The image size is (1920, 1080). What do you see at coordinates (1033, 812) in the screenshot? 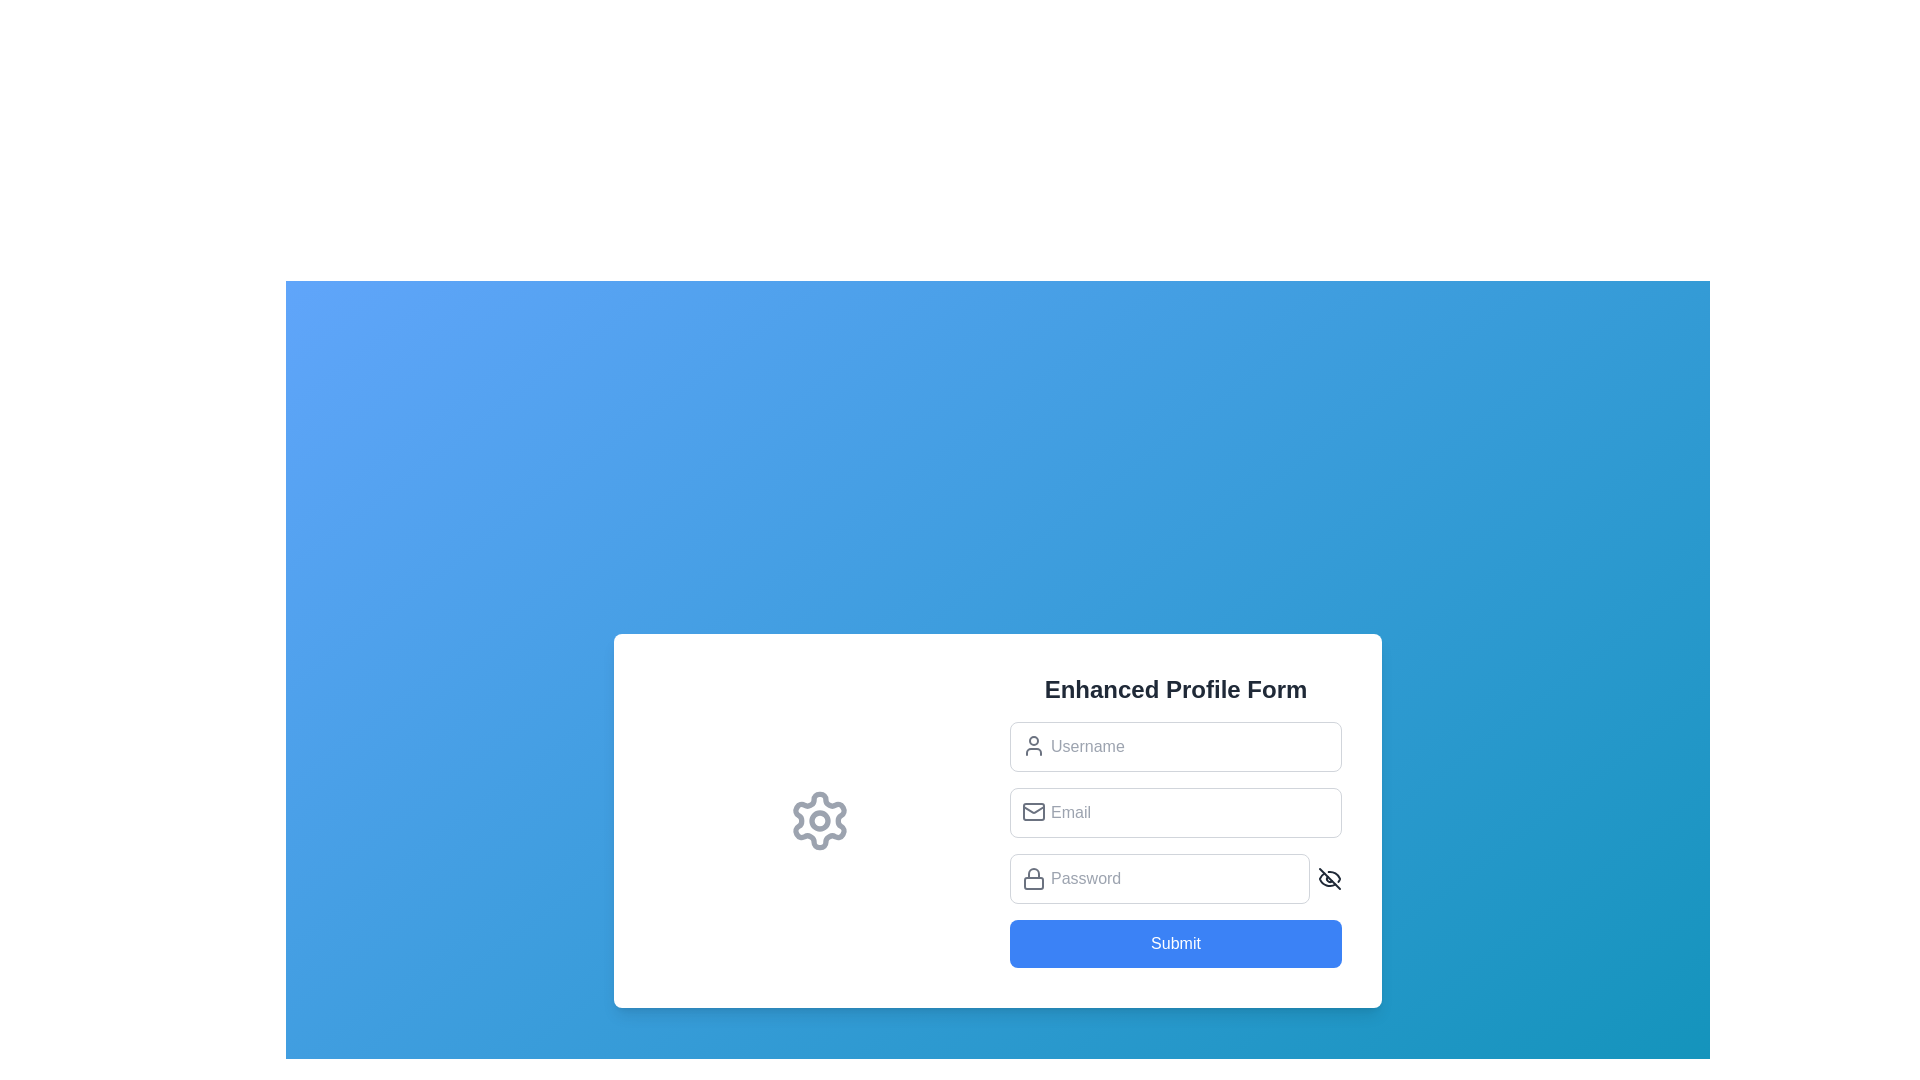
I see `the email icon, which is an SVG envelope icon styled with a thin gray stroke outline, positioned to the left of the 'Email' placeholder in the email input field of the form` at bounding box center [1033, 812].